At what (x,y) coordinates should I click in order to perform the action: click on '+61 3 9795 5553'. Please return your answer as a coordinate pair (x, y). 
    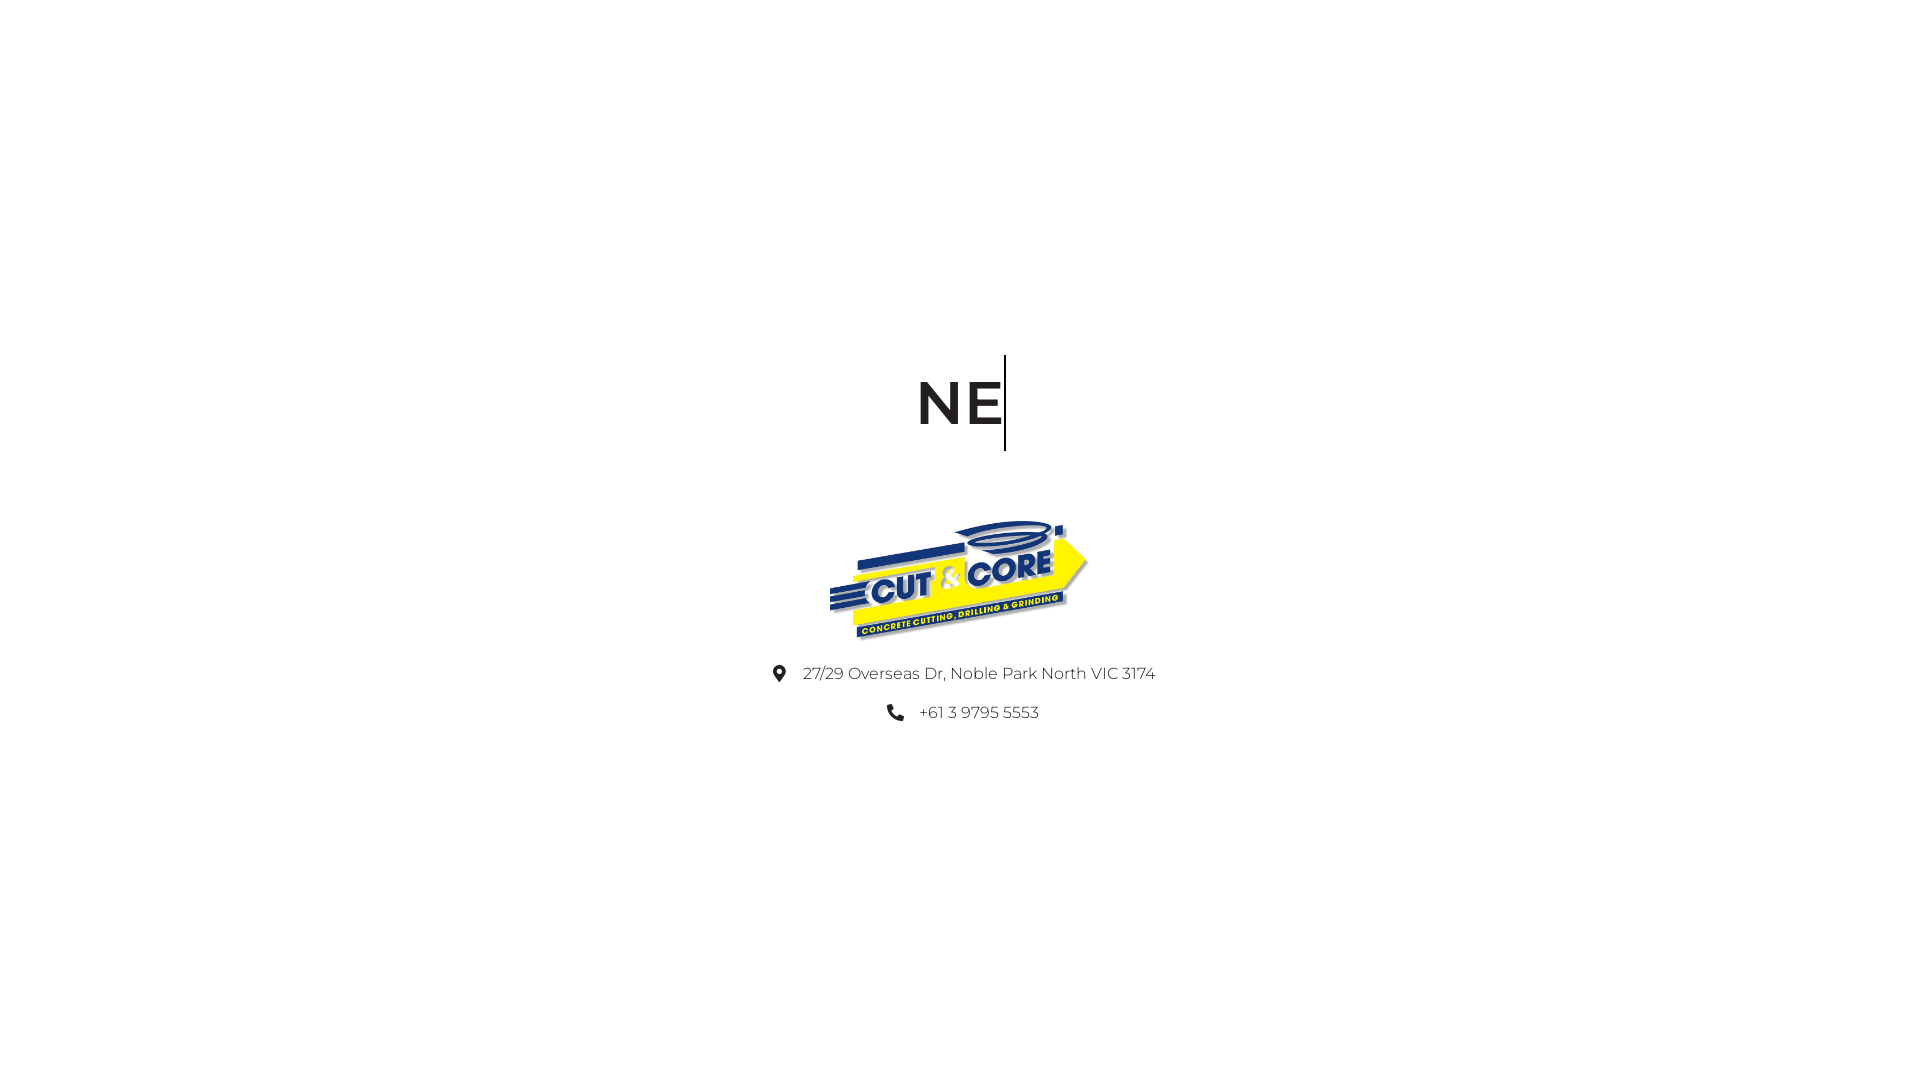
    Looking at the image, I should click on (961, 712).